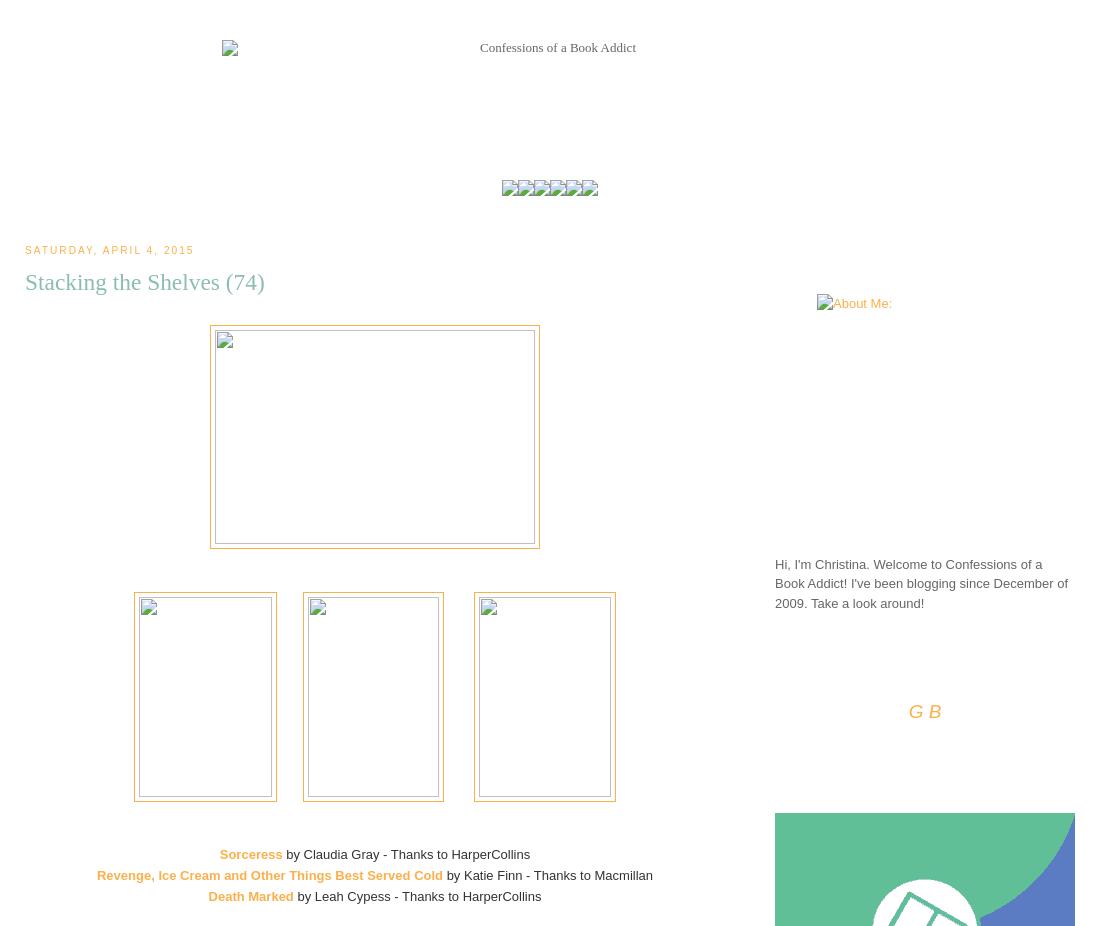 The height and width of the screenshot is (926, 1100). Describe the element at coordinates (406, 854) in the screenshot. I see `'by Claudia Gray - Thanks to HarperCollins'` at that location.